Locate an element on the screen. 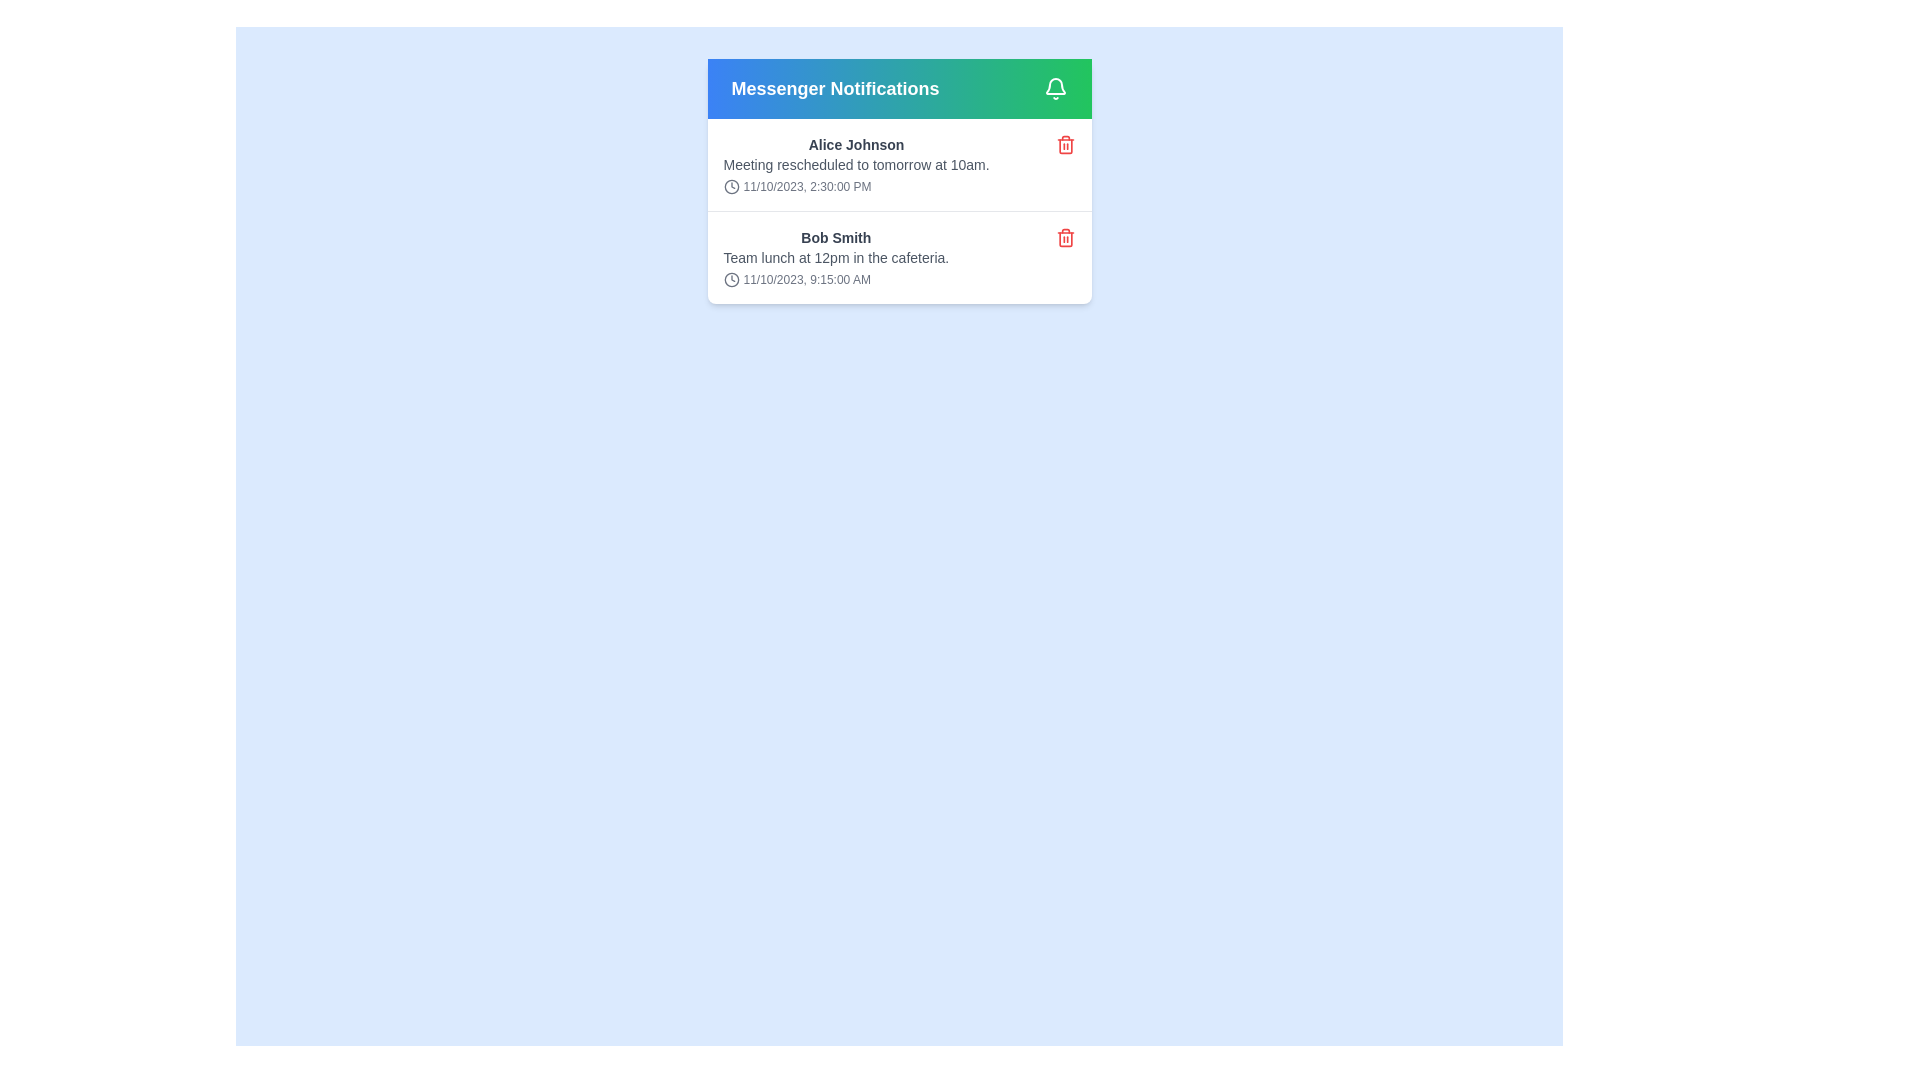 The width and height of the screenshot is (1920, 1080). the main body of the trash can icon located in the top-right area of the notification card is located at coordinates (1064, 145).